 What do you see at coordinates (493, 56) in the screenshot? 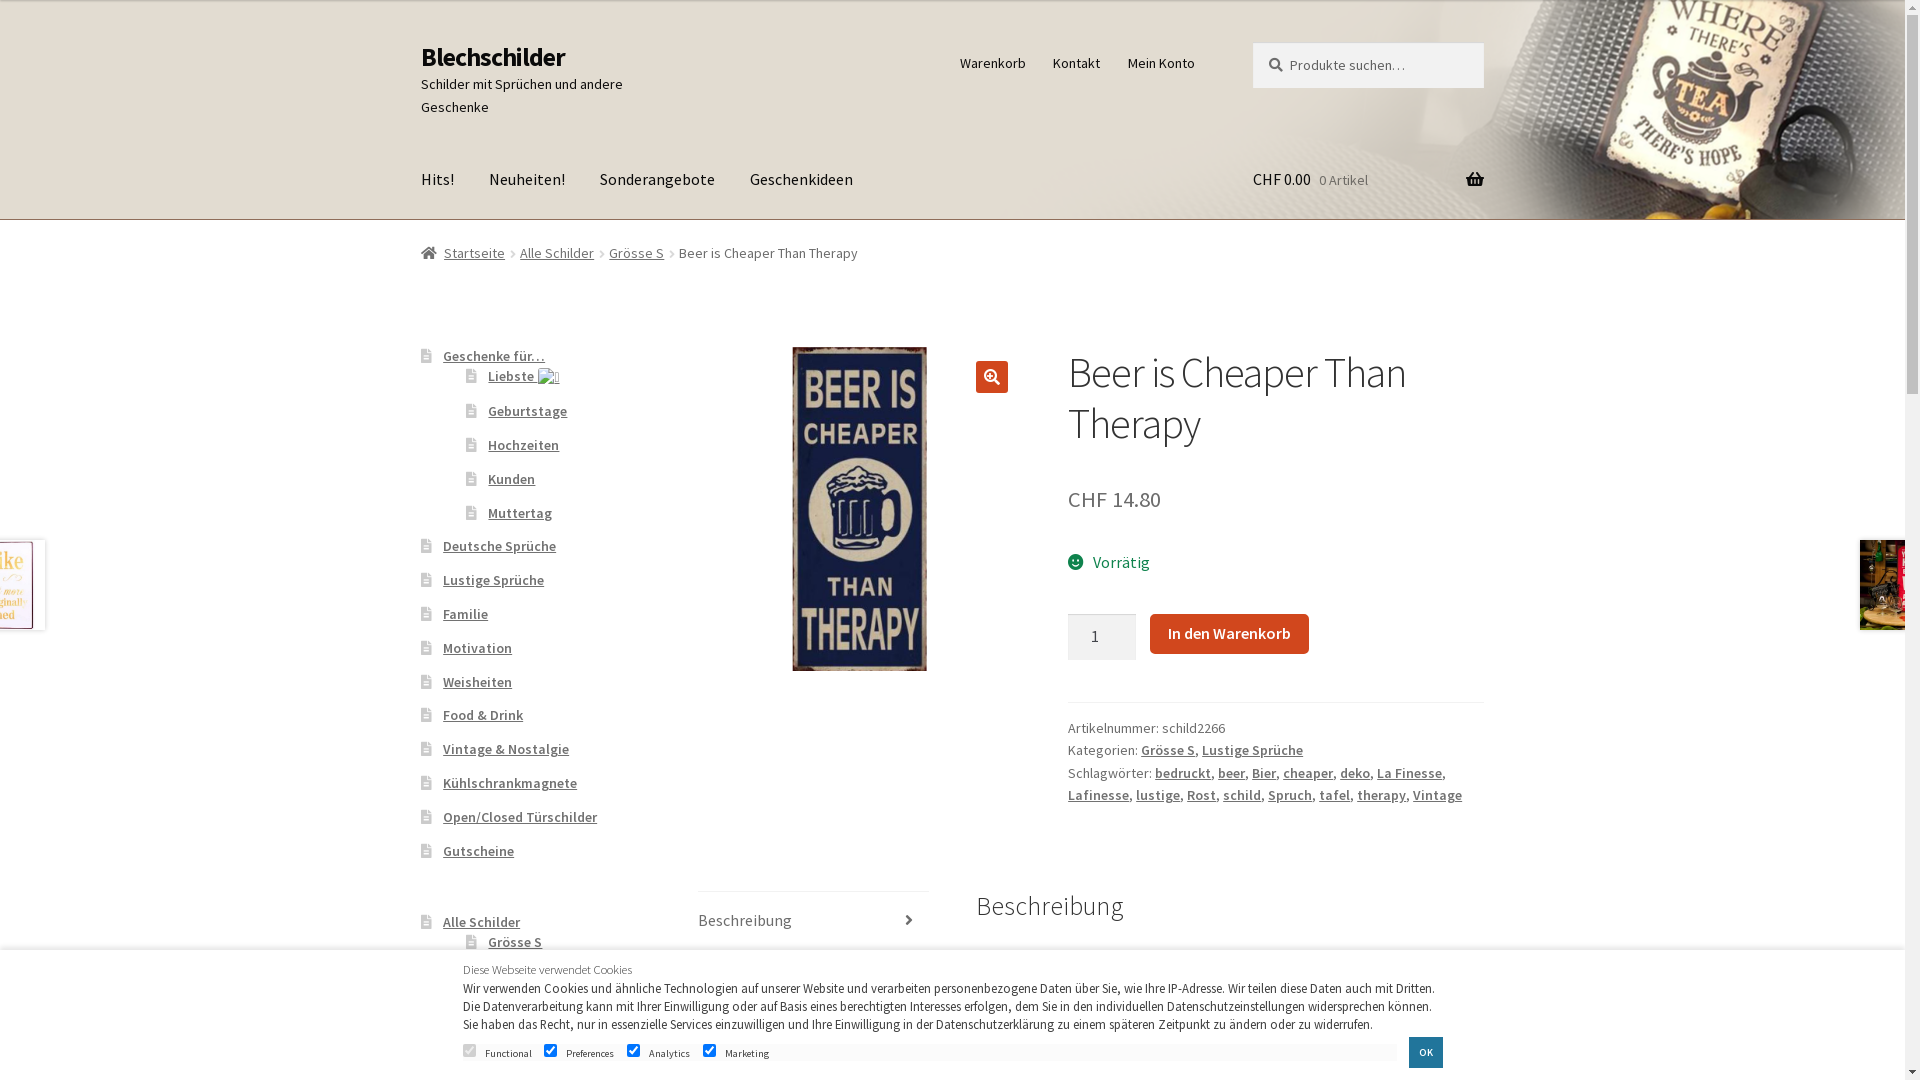
I see `'Blechschilder'` at bounding box center [493, 56].